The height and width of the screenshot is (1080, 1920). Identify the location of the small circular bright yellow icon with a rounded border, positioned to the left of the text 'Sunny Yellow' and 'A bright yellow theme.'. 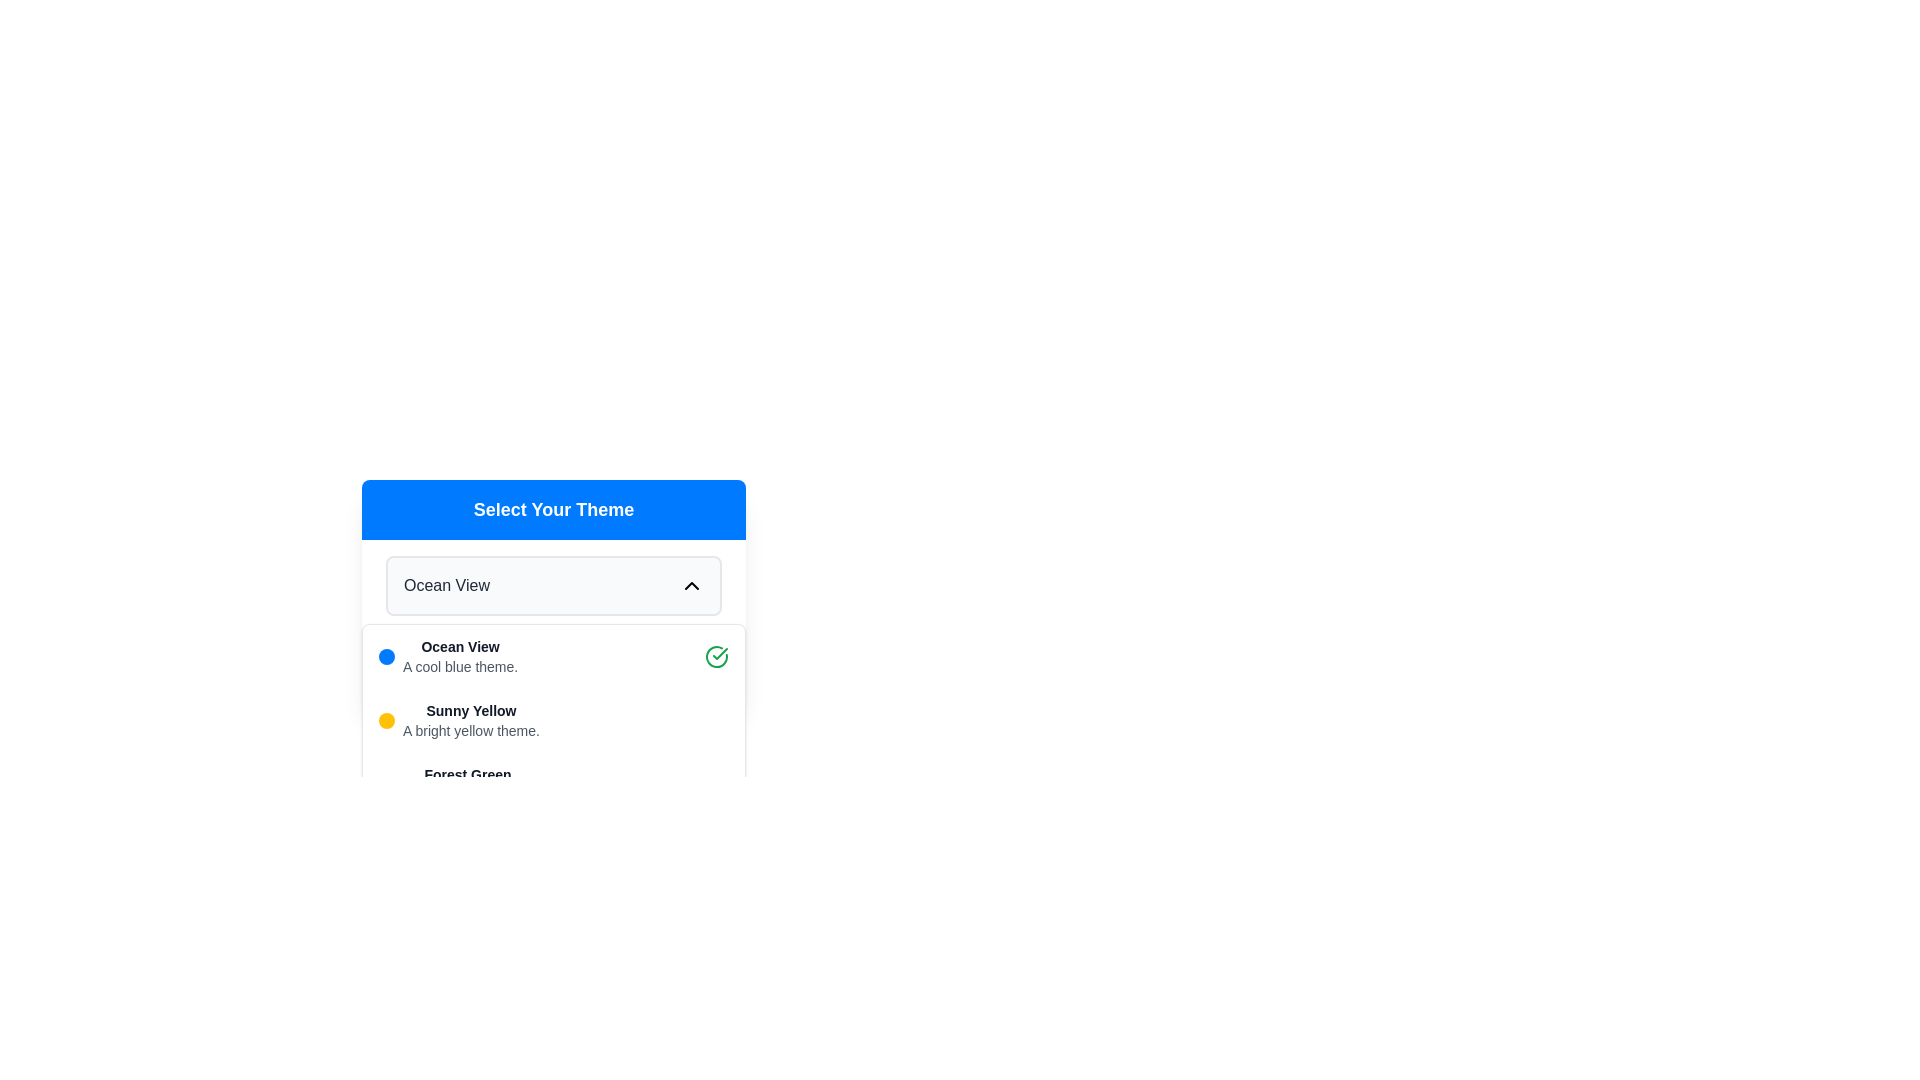
(387, 721).